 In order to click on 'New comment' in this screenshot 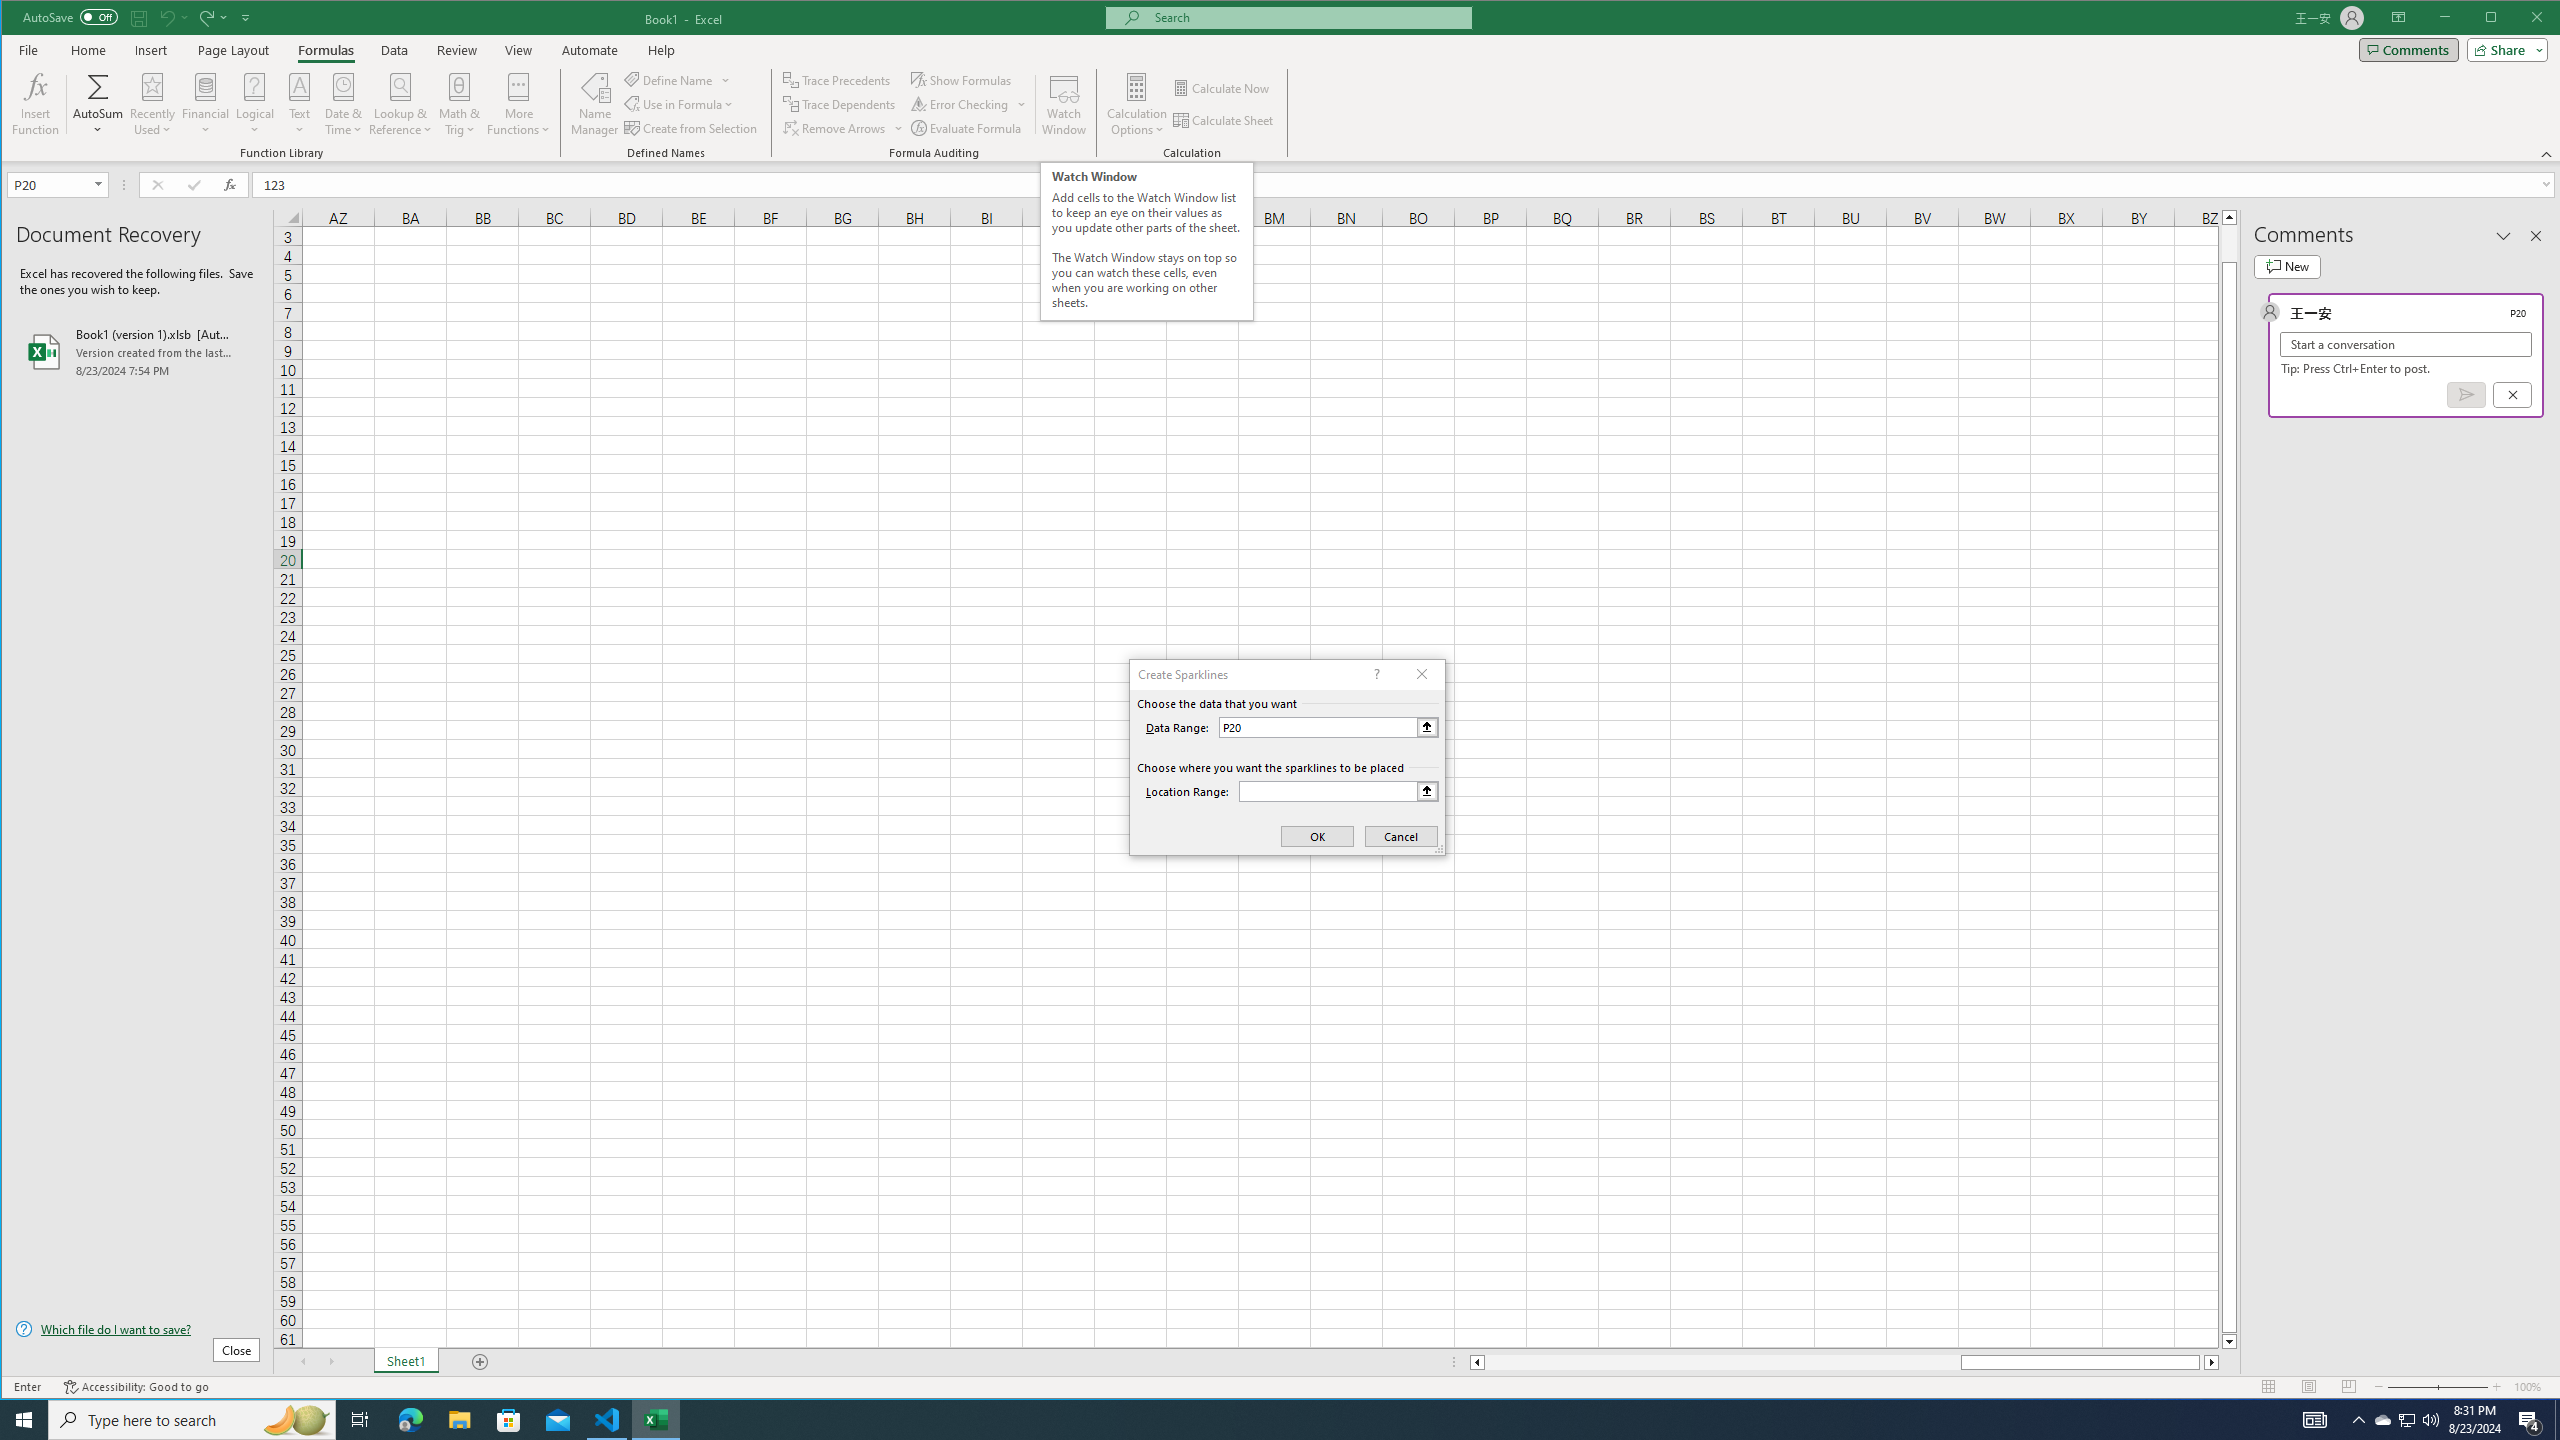, I will do `click(2286, 267)`.